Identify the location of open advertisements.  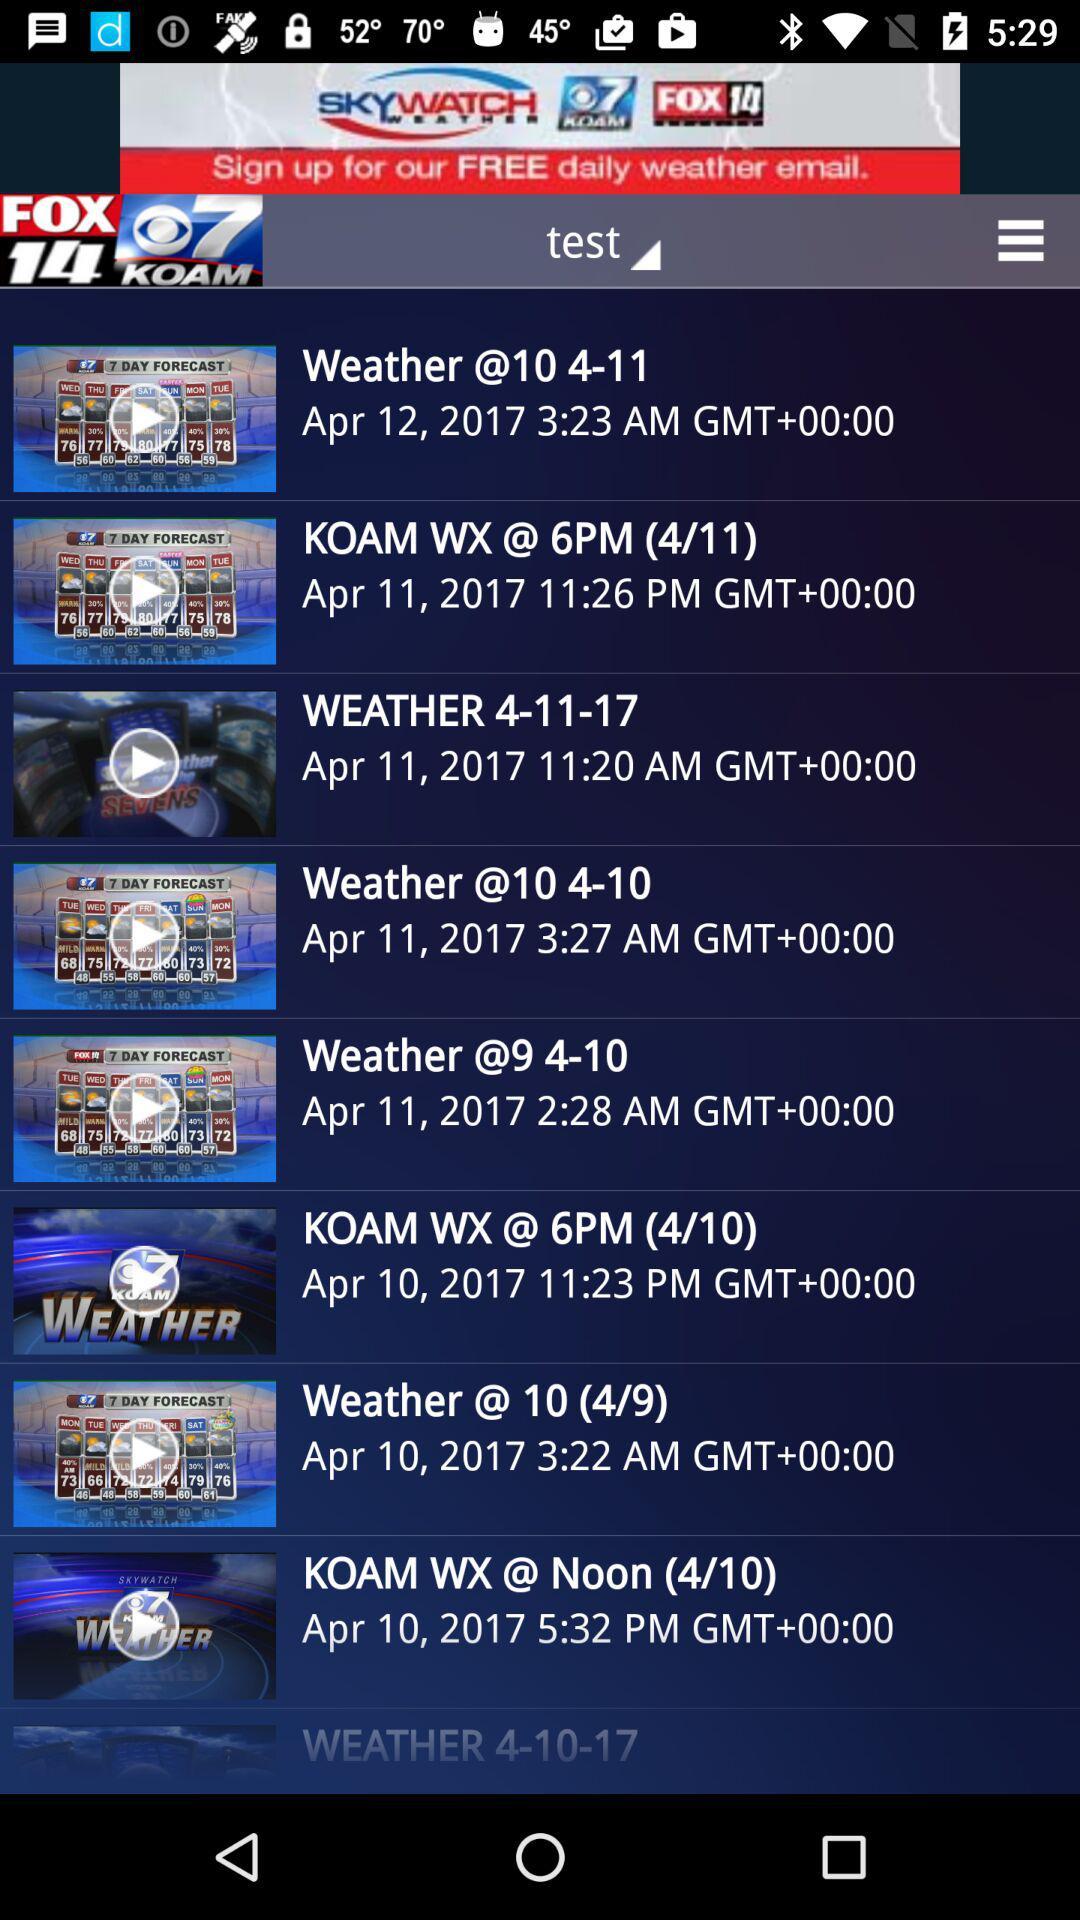
(131, 240).